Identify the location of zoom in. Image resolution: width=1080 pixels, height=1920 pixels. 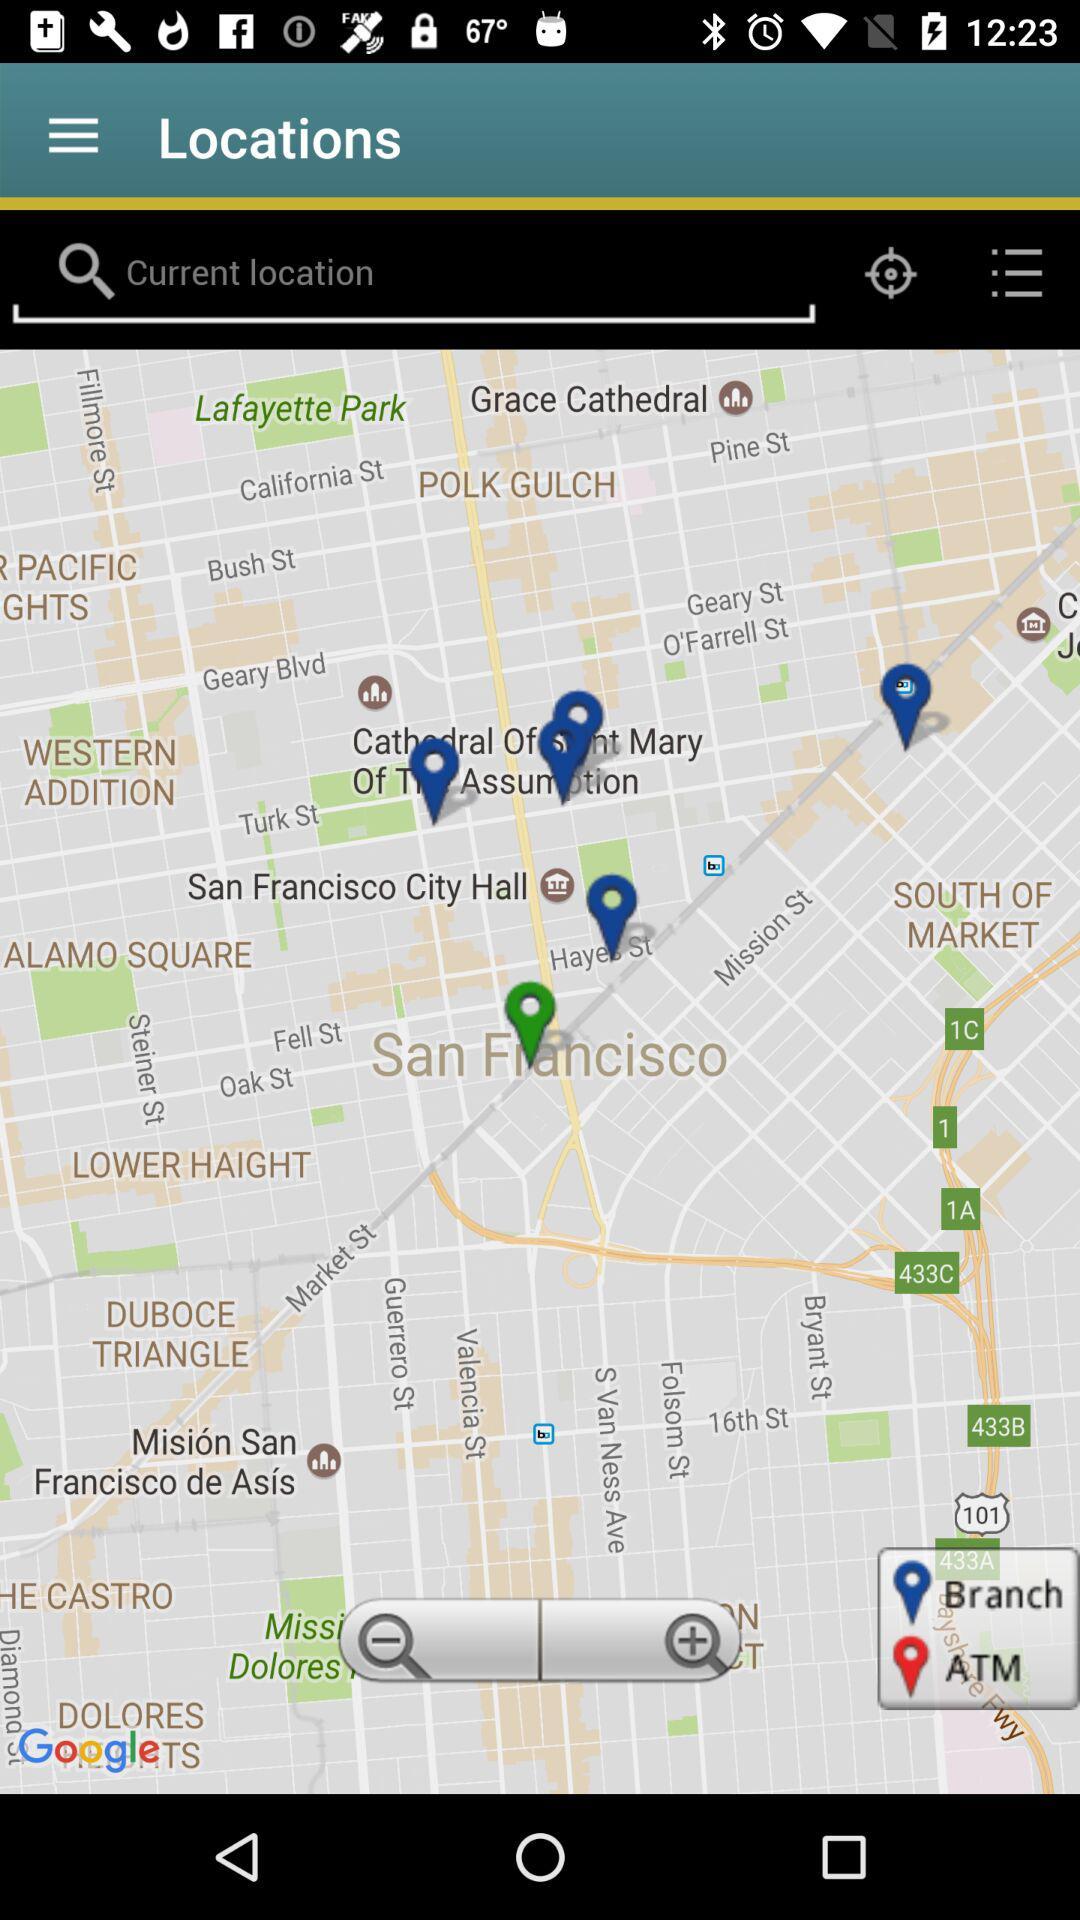
(644, 1646).